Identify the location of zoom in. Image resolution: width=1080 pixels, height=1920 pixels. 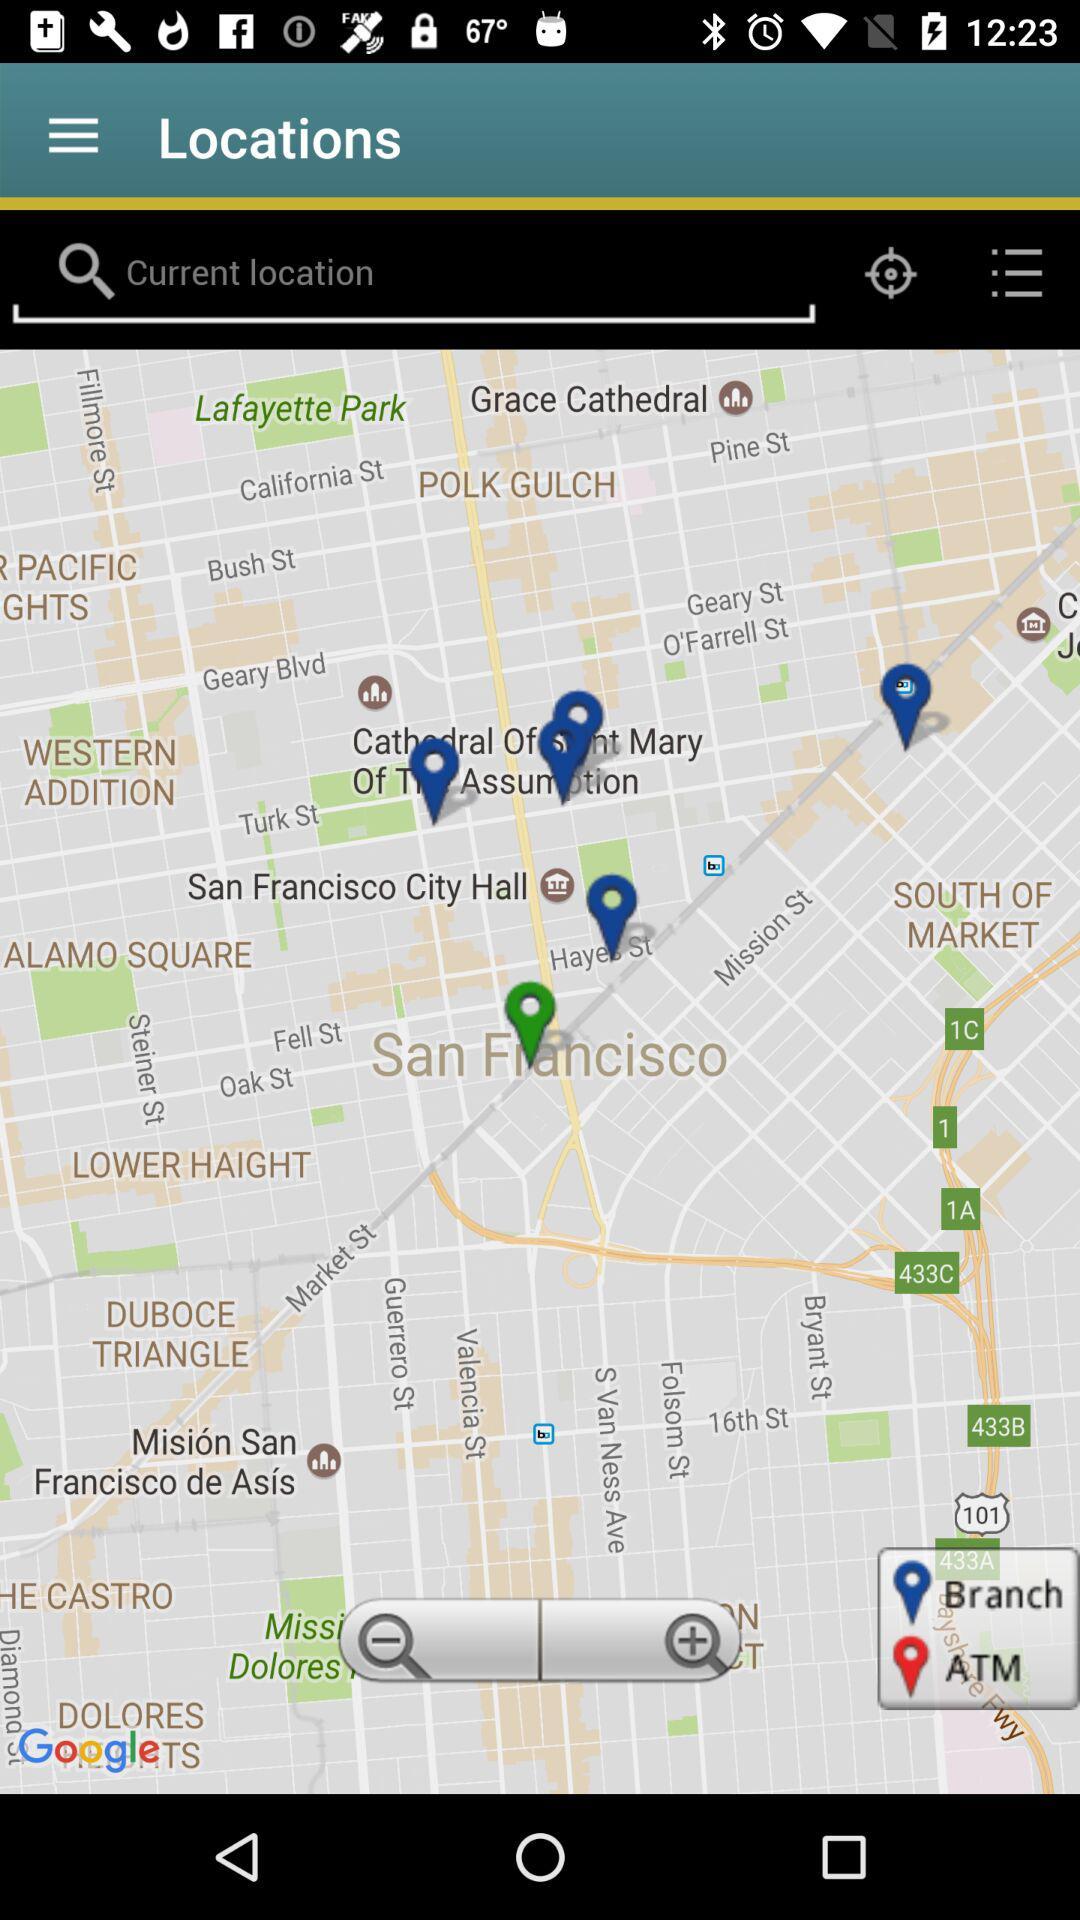
(644, 1646).